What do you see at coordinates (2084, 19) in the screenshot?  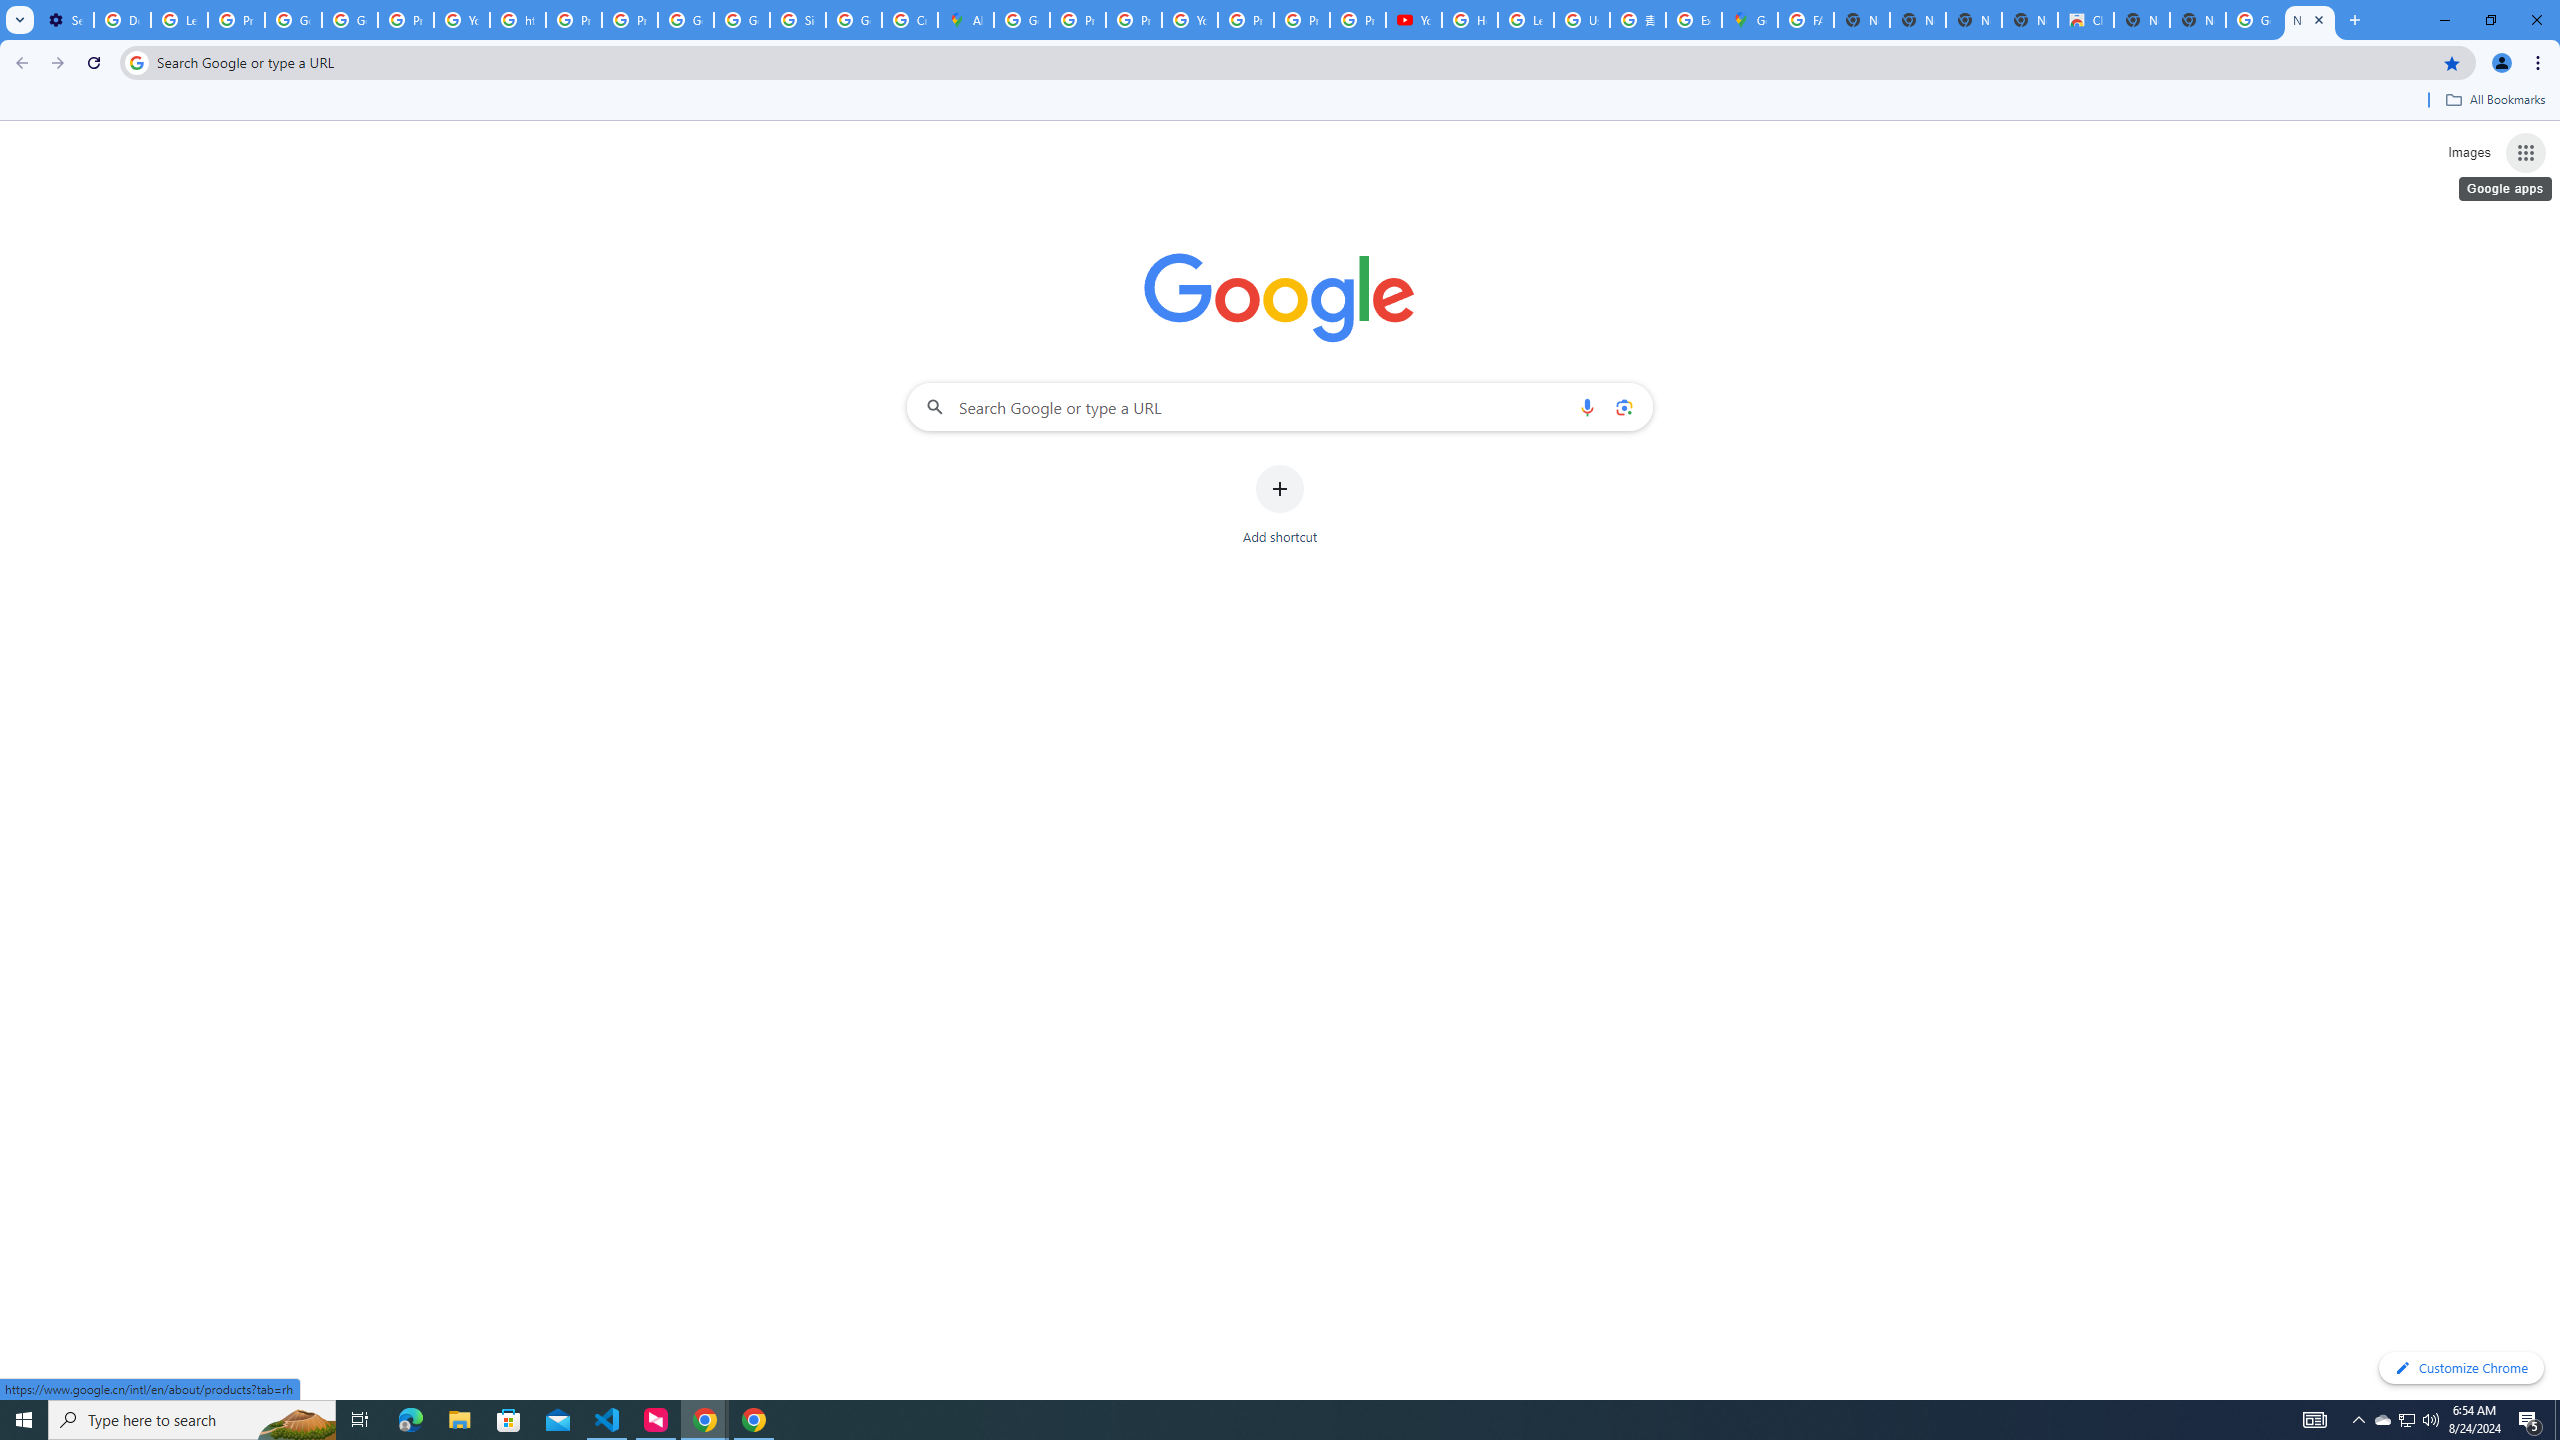 I see `'Chrome Web Store'` at bounding box center [2084, 19].